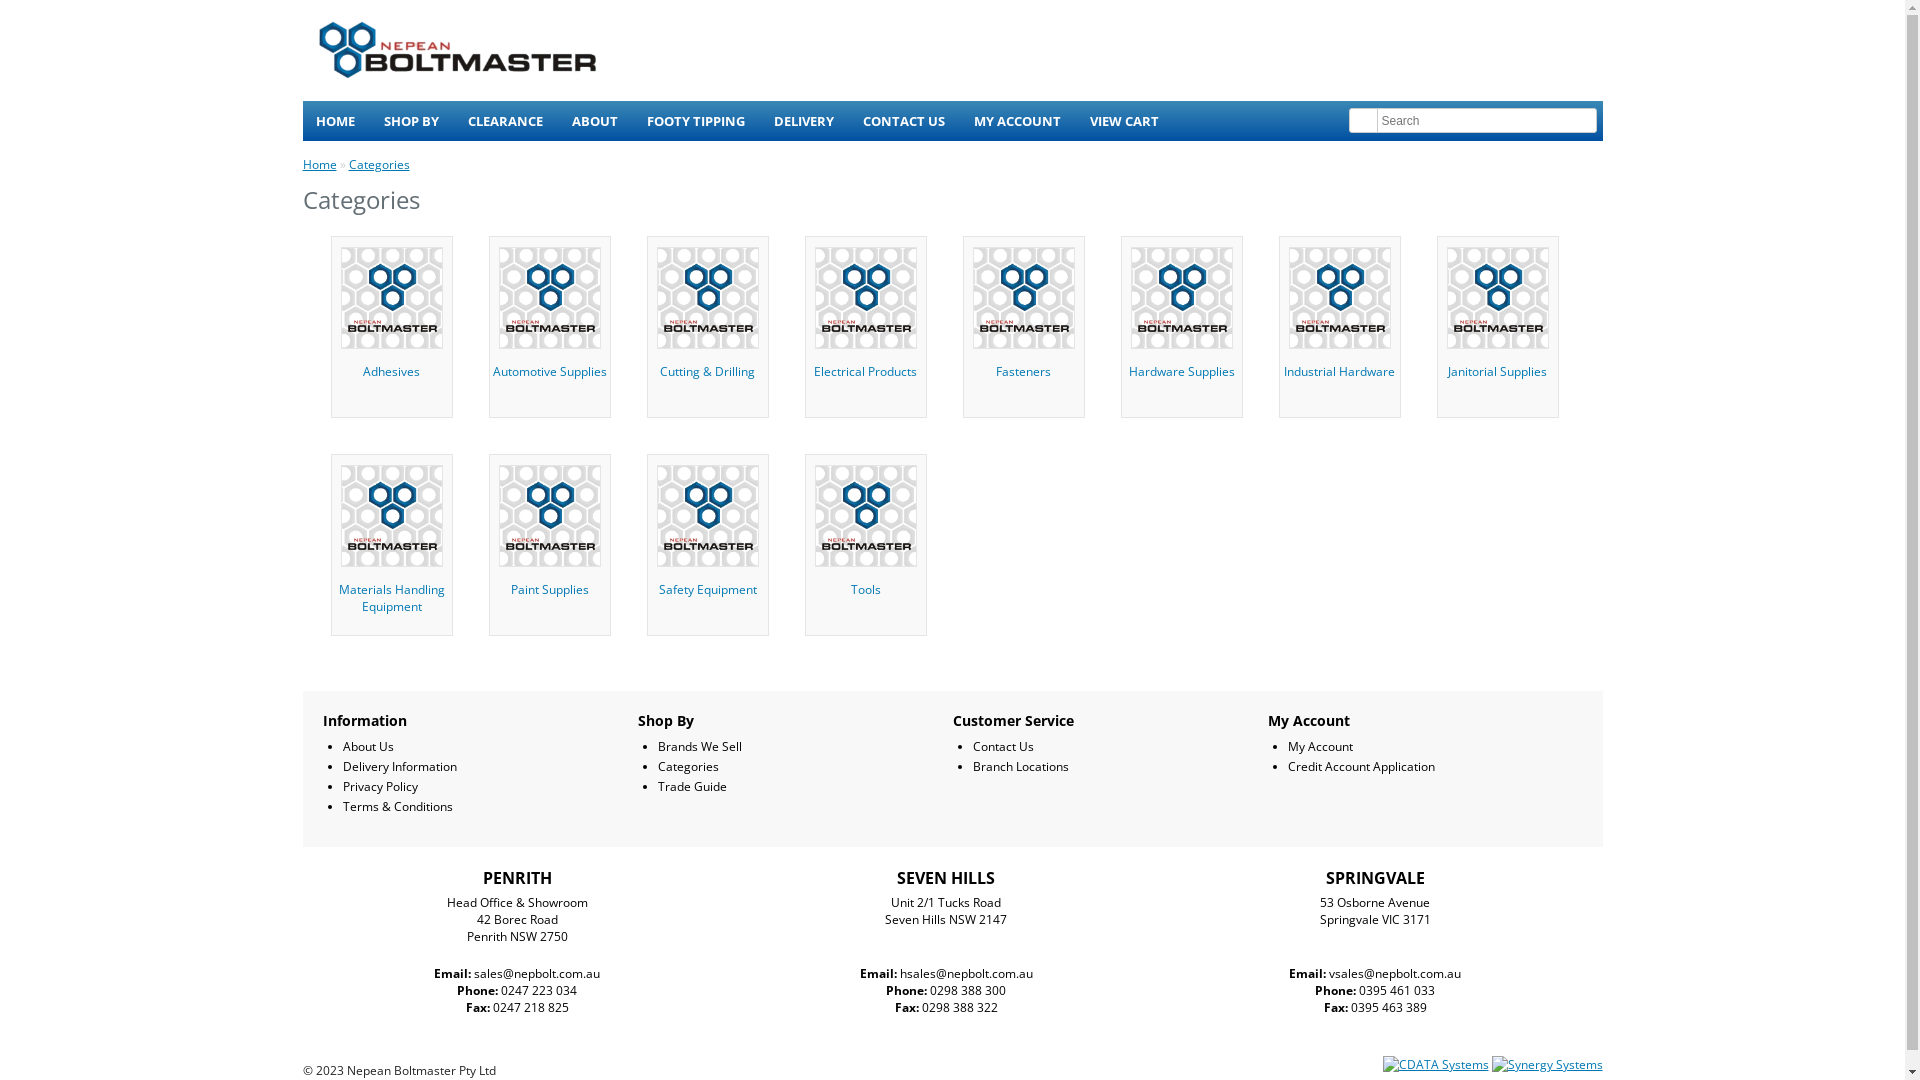 Image resolution: width=1920 pixels, height=1080 pixels. Describe the element at coordinates (1546, 1063) in the screenshot. I see `'Synergy Systems'` at that location.